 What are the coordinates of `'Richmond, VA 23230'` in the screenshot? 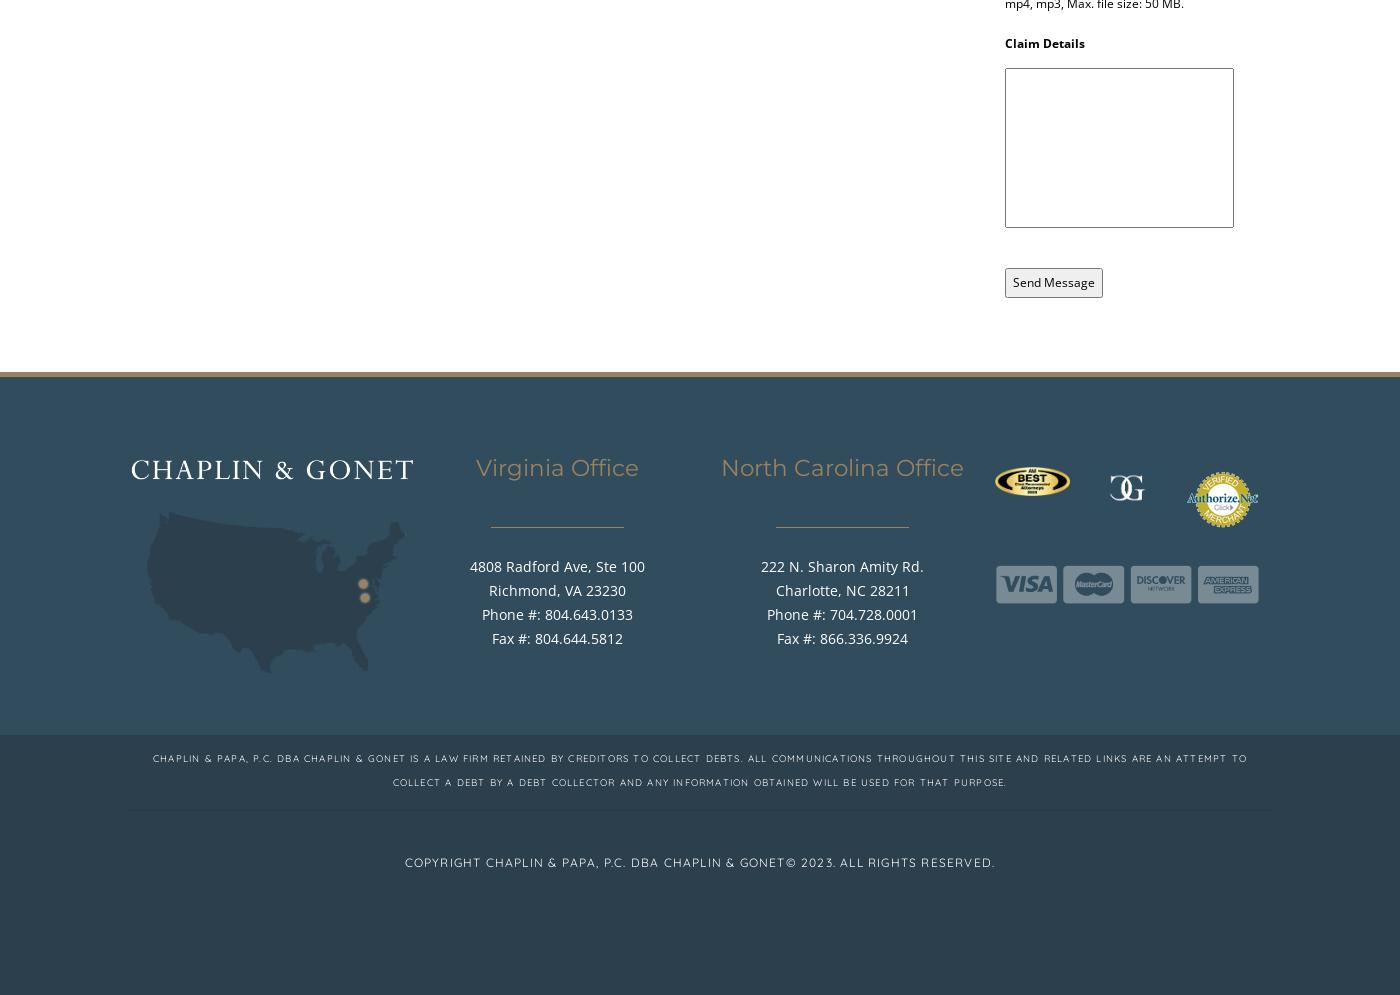 It's located at (489, 588).